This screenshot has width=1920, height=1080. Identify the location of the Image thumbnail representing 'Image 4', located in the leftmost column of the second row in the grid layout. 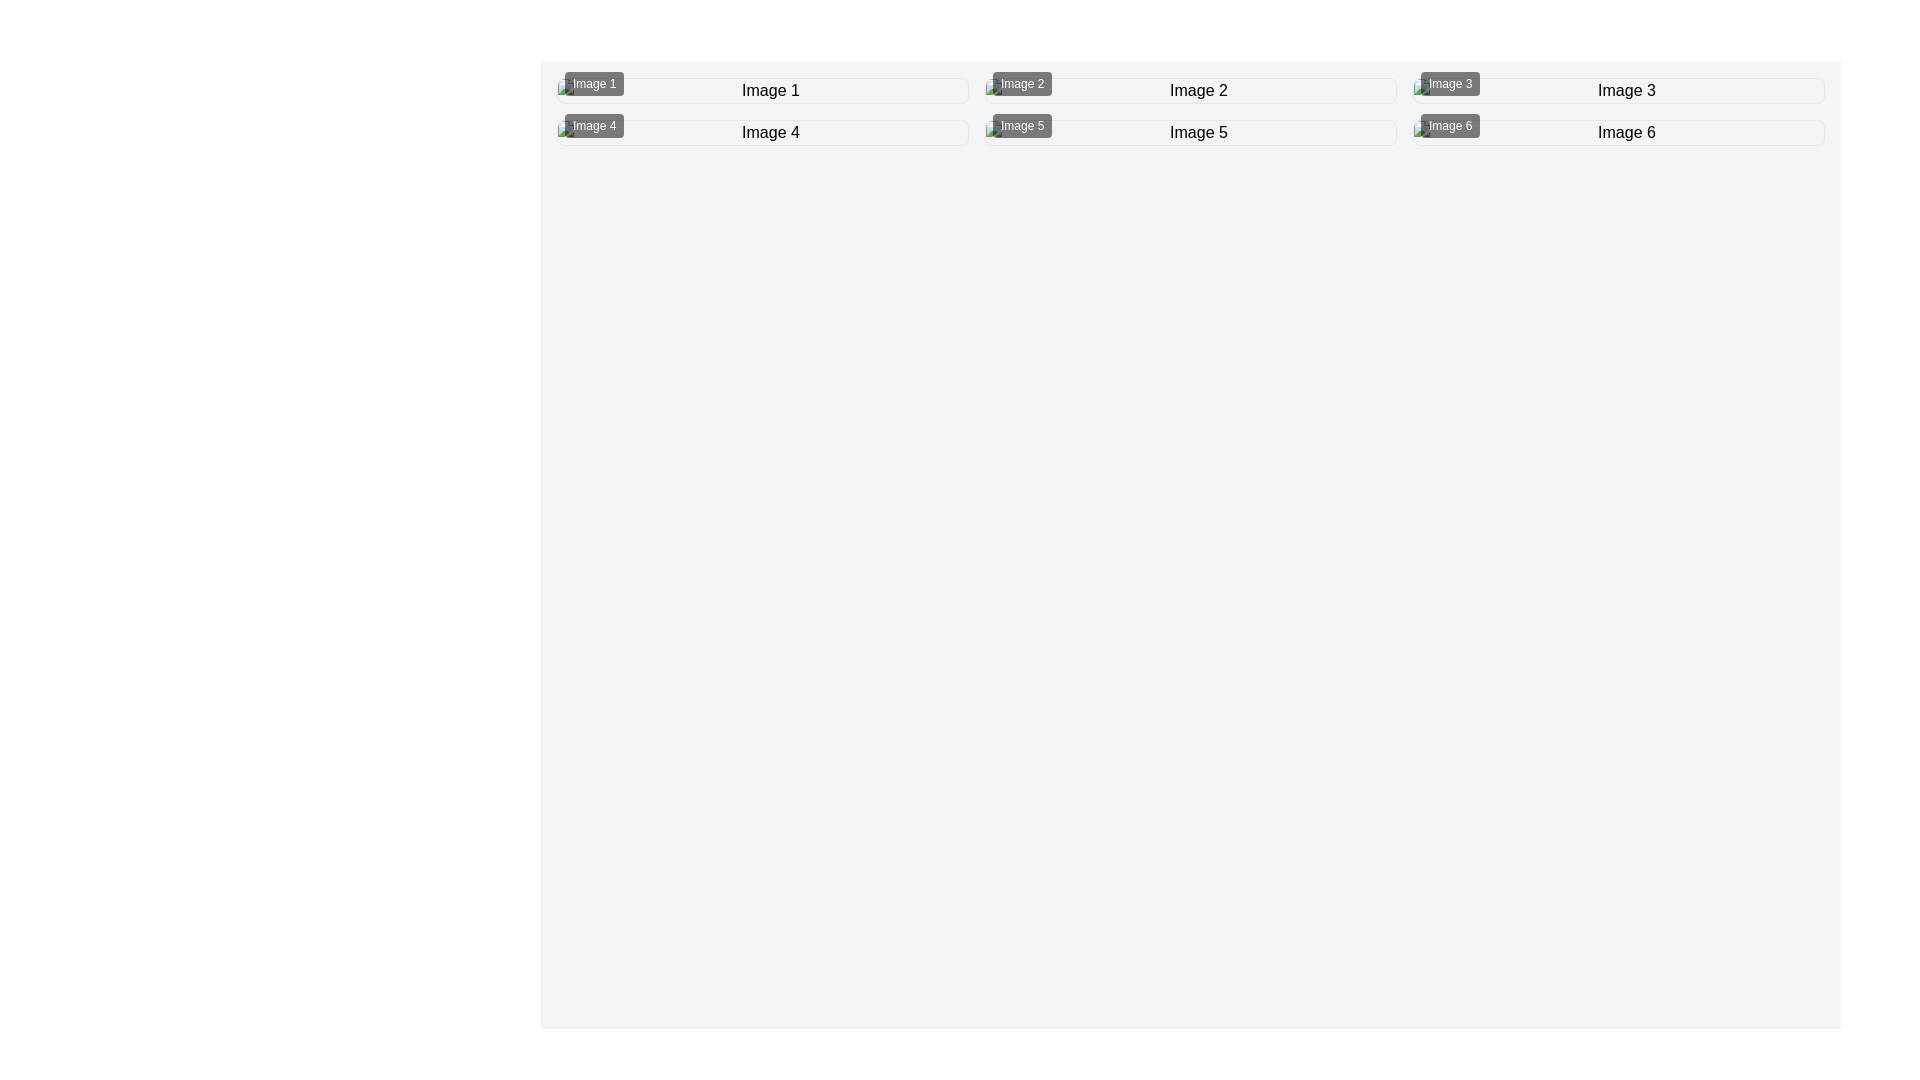
(762, 132).